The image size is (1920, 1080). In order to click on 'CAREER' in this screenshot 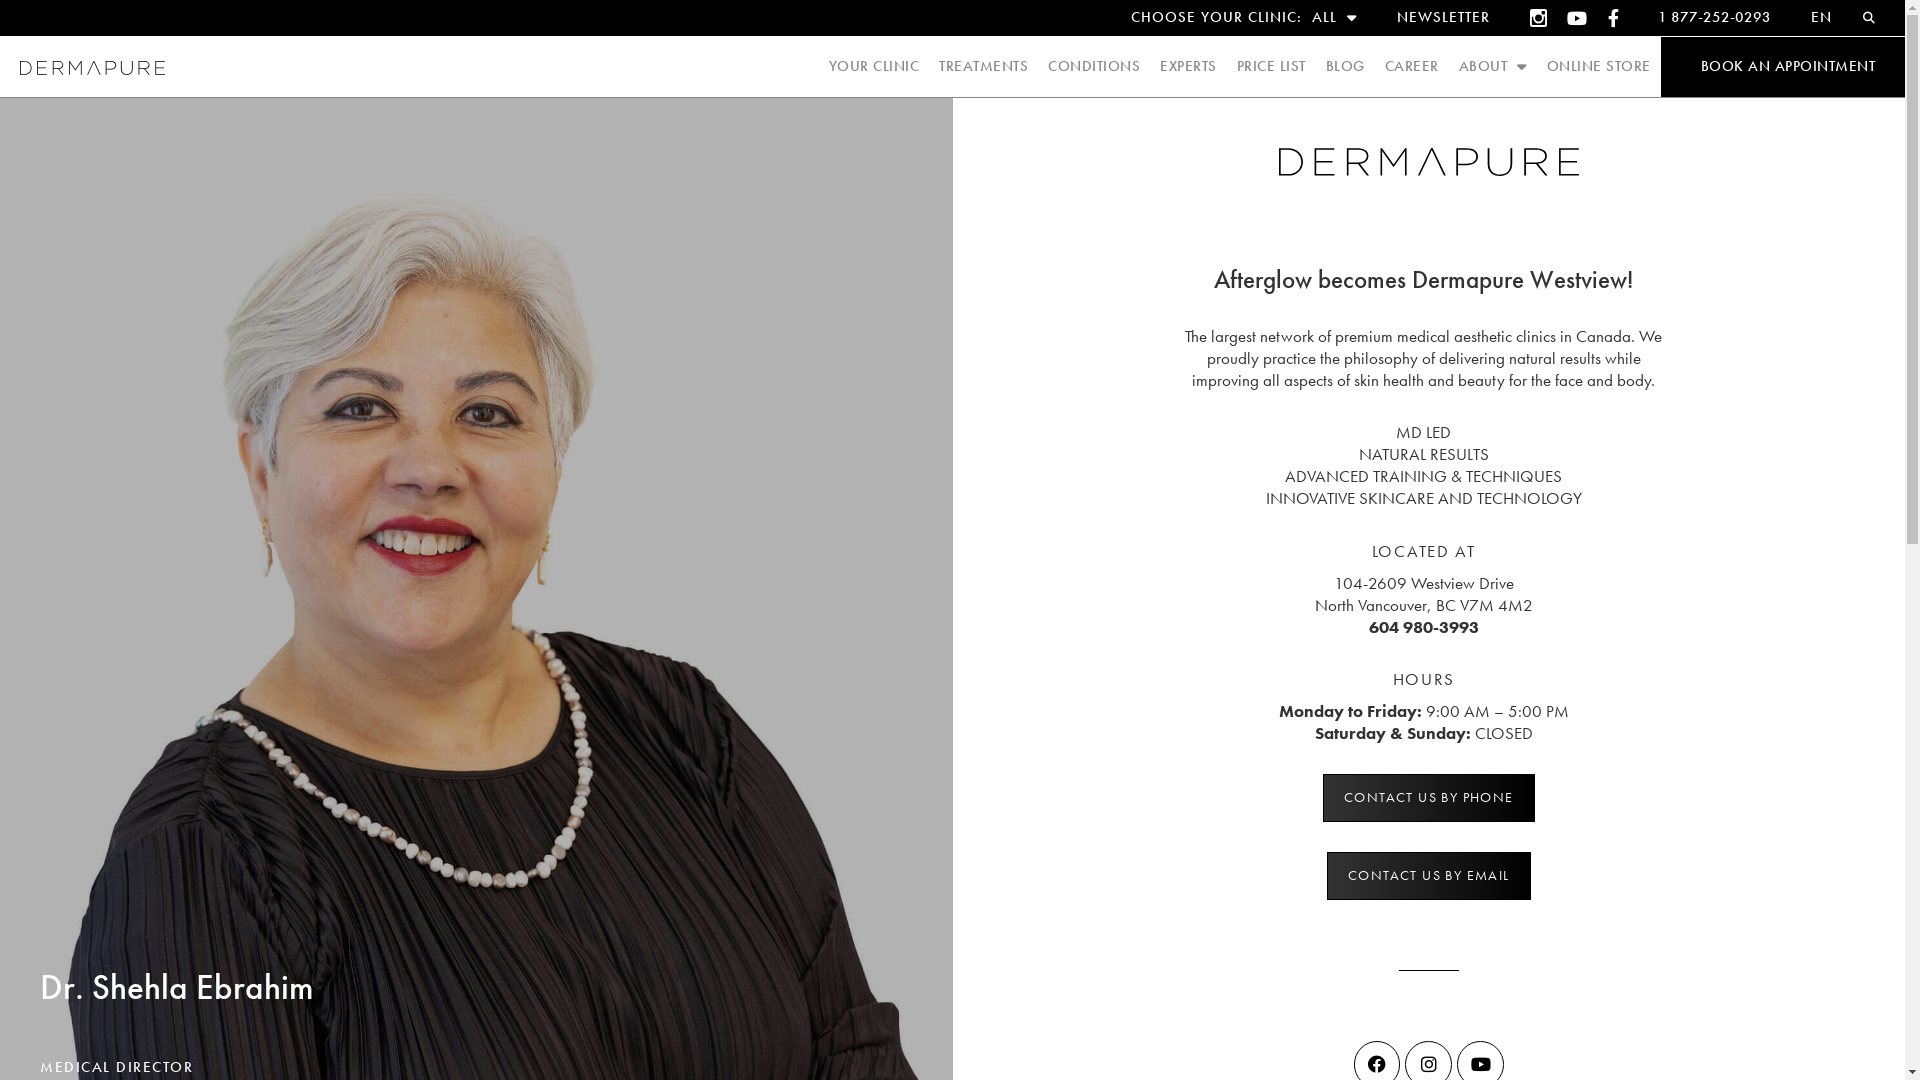, I will do `click(1410, 65)`.